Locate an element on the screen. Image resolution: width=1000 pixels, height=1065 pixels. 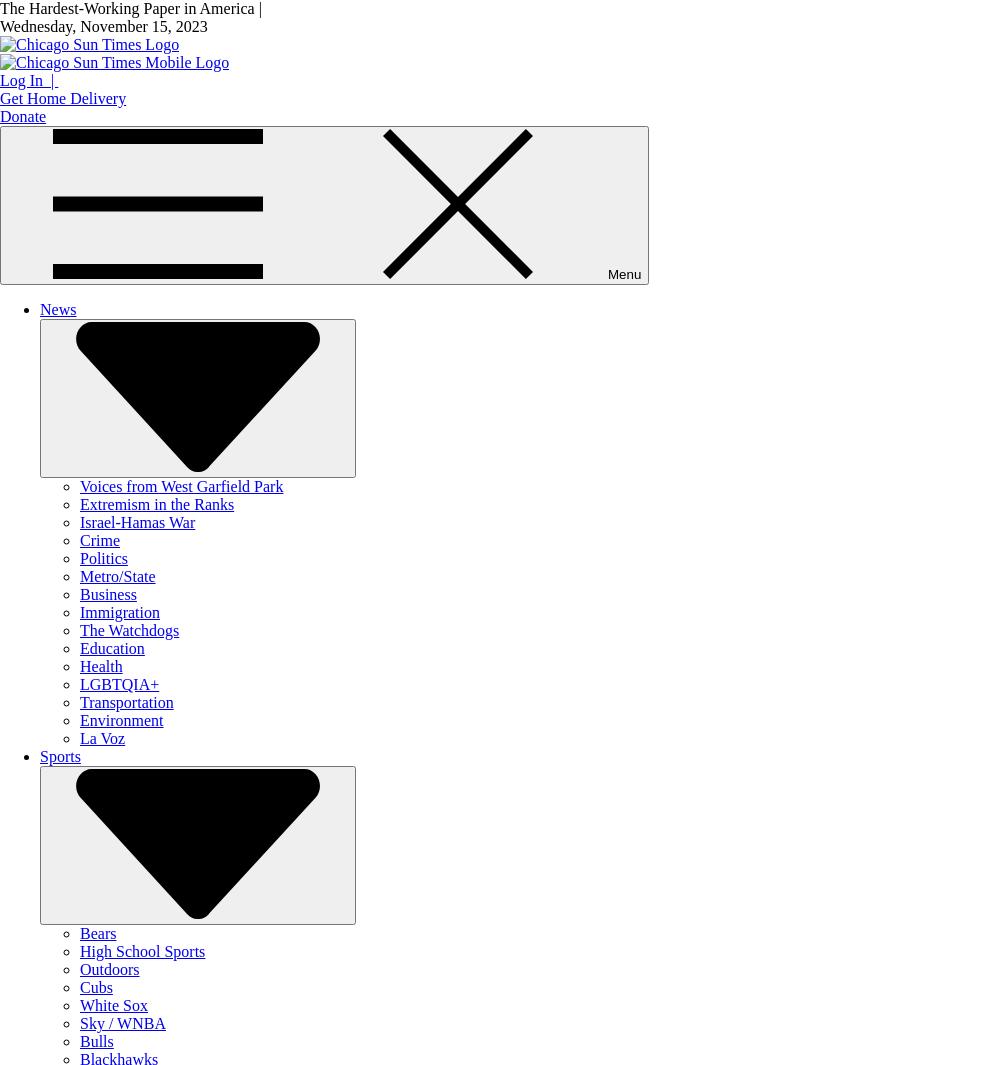
'Health' is located at coordinates (79, 666).